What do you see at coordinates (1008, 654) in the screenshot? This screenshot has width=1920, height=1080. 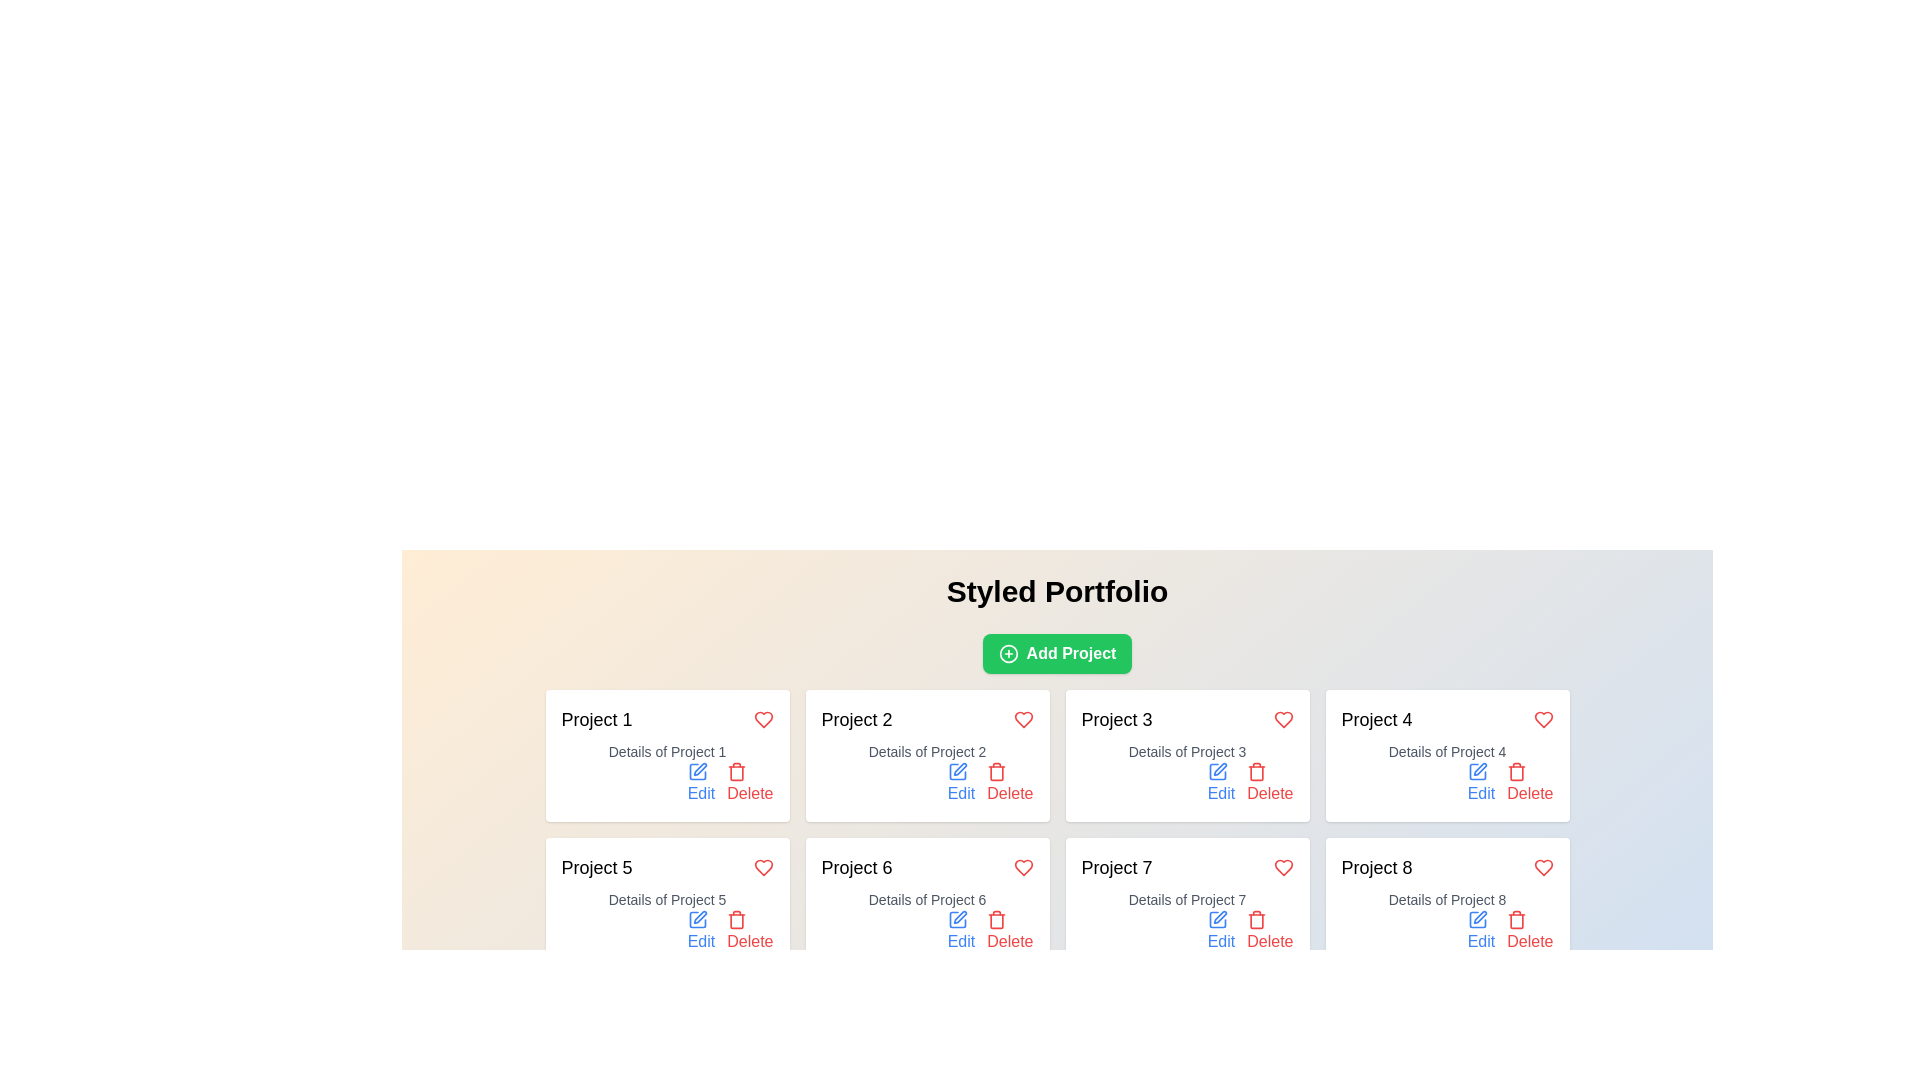 I see `the circular decorative border surrounding the '+' symbol in the 'Add Project' button, located just below the 'Styled Portfolio' title text` at bounding box center [1008, 654].